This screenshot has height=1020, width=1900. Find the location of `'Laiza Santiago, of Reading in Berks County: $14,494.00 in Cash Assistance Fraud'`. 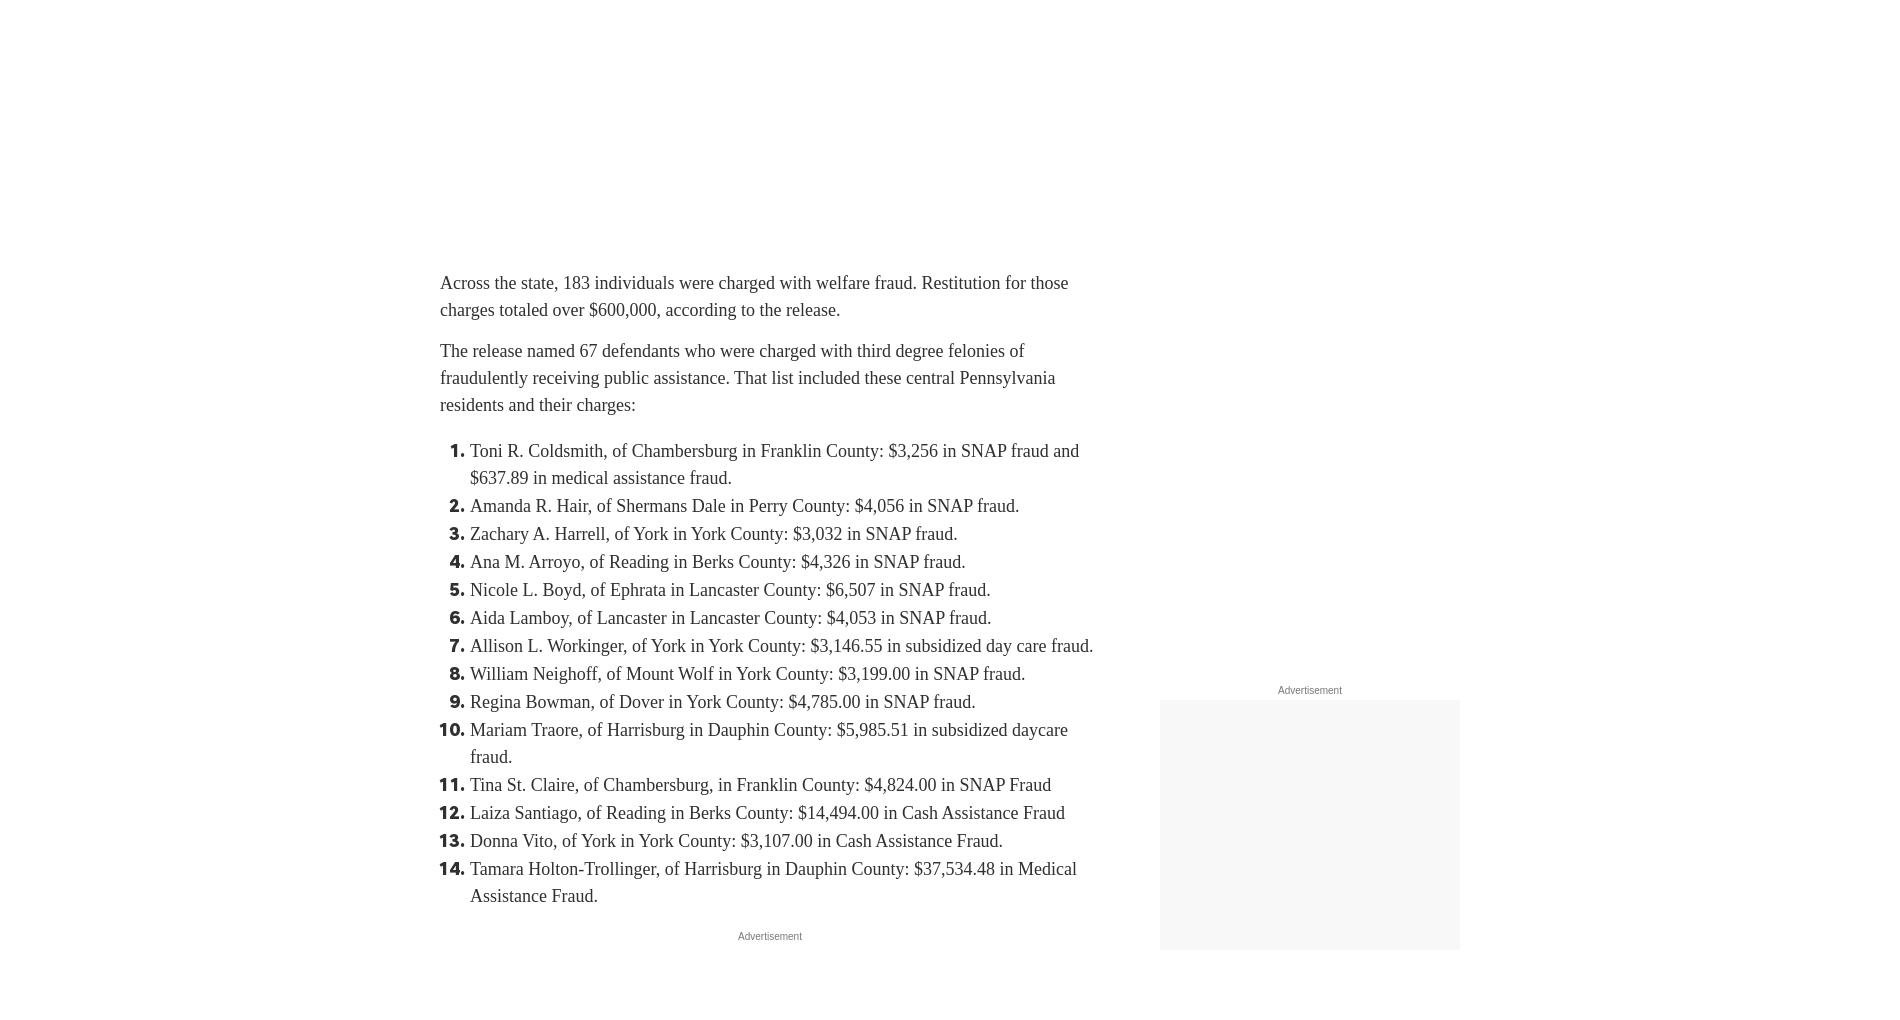

'Laiza Santiago, of Reading in Berks County: $14,494.00 in Cash Assistance Fraud' is located at coordinates (766, 813).